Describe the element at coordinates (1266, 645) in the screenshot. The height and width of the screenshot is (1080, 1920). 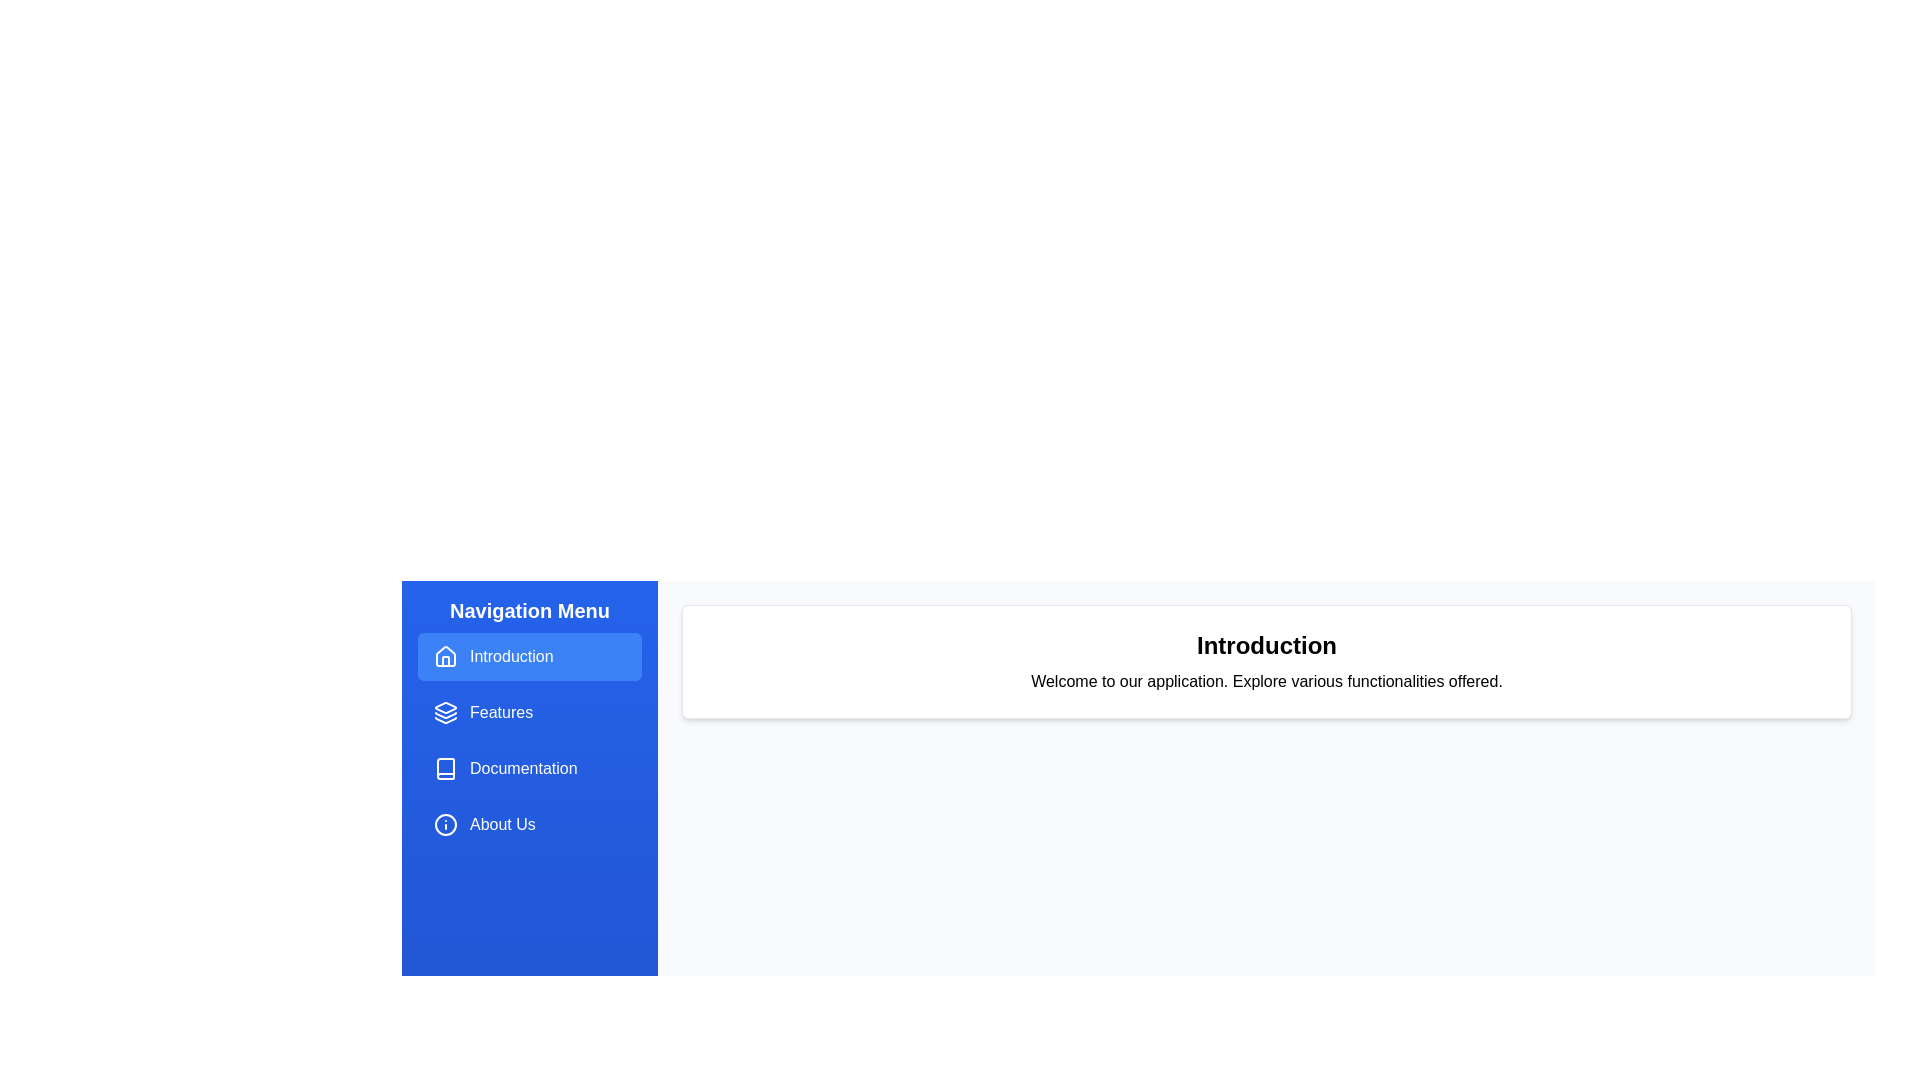
I see `the Text label that serves as a header or title for the section, providing an introductory heading for the content below, which is positioned at the top of a box and centered horizontally in the main content area` at that location.